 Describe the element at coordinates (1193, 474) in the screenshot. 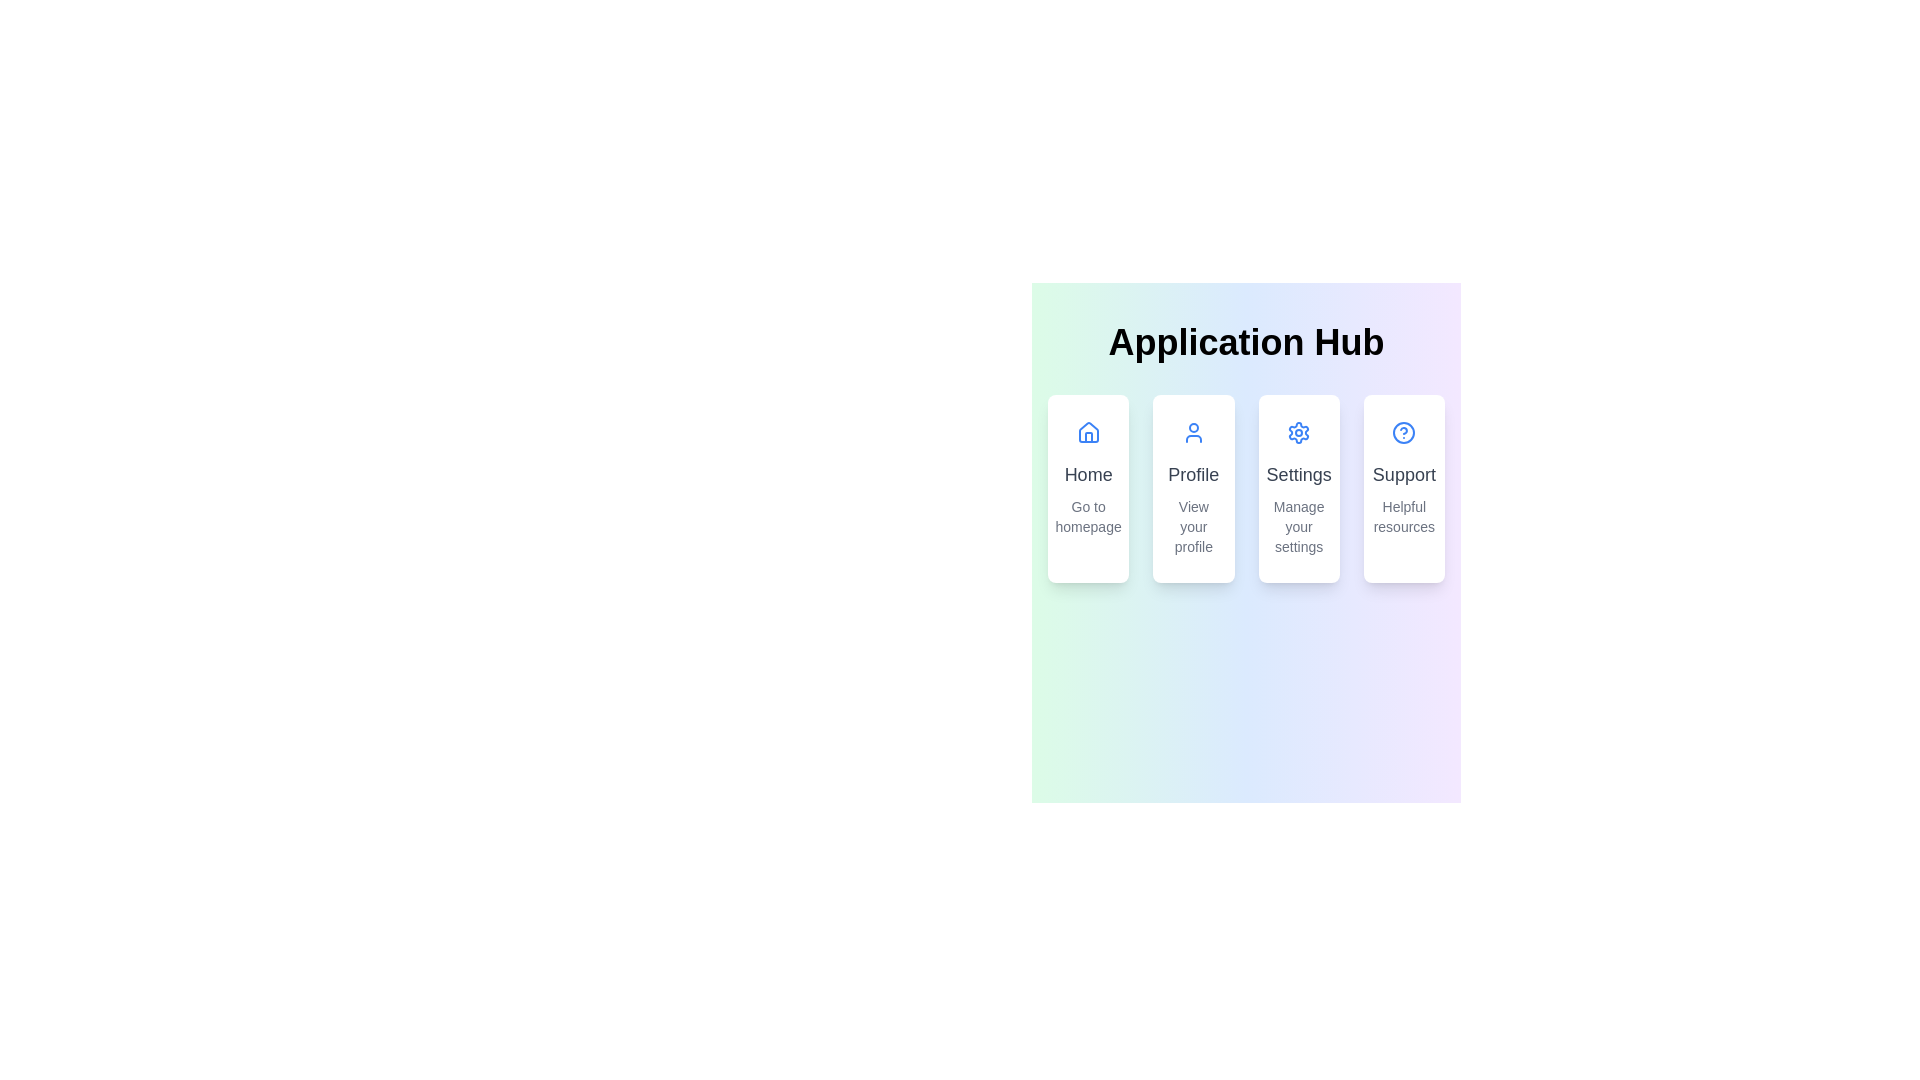

I see `text label that serves as the title for the 'Profile' card, located at the center of the card beneath an icon and above the description 'View your profile'` at that location.